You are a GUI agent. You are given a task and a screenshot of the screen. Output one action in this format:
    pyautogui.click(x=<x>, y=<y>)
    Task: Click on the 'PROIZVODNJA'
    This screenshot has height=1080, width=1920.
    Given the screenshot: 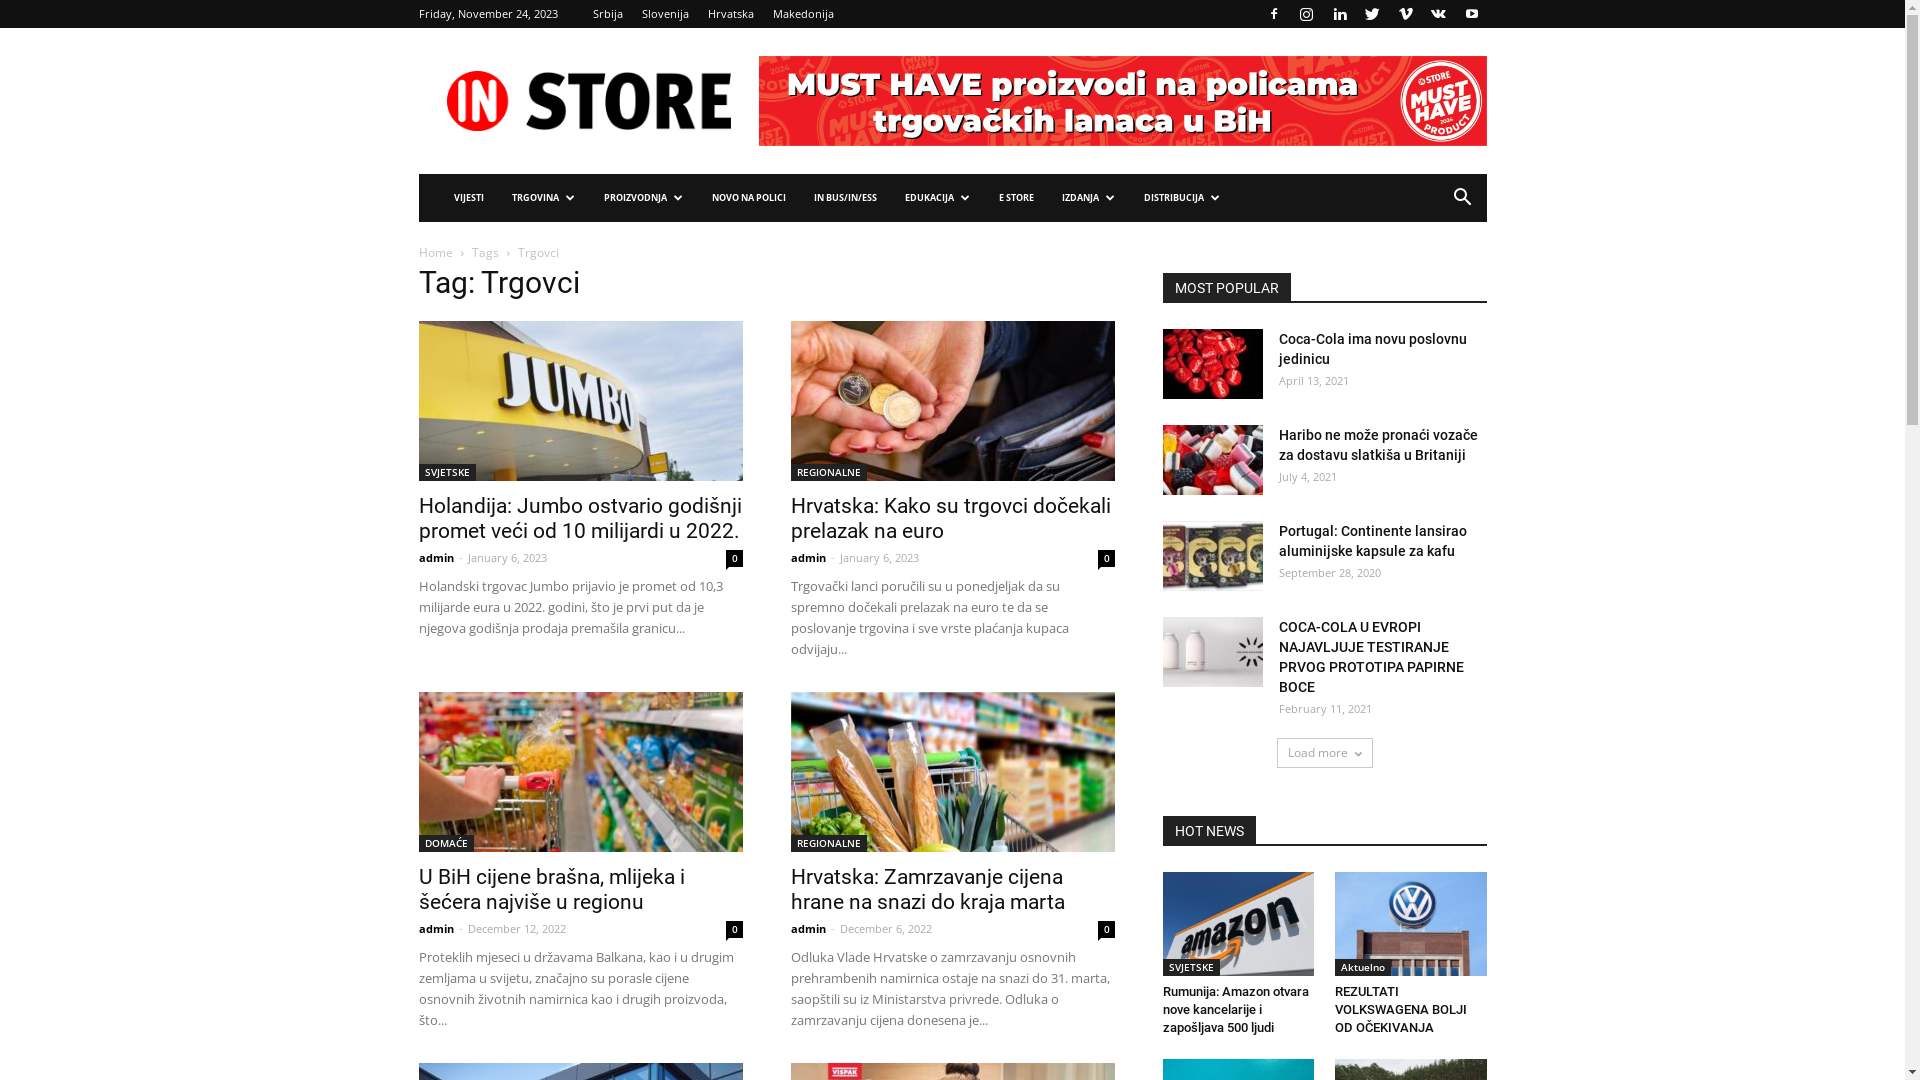 What is the action you would take?
    pyautogui.click(x=643, y=197)
    